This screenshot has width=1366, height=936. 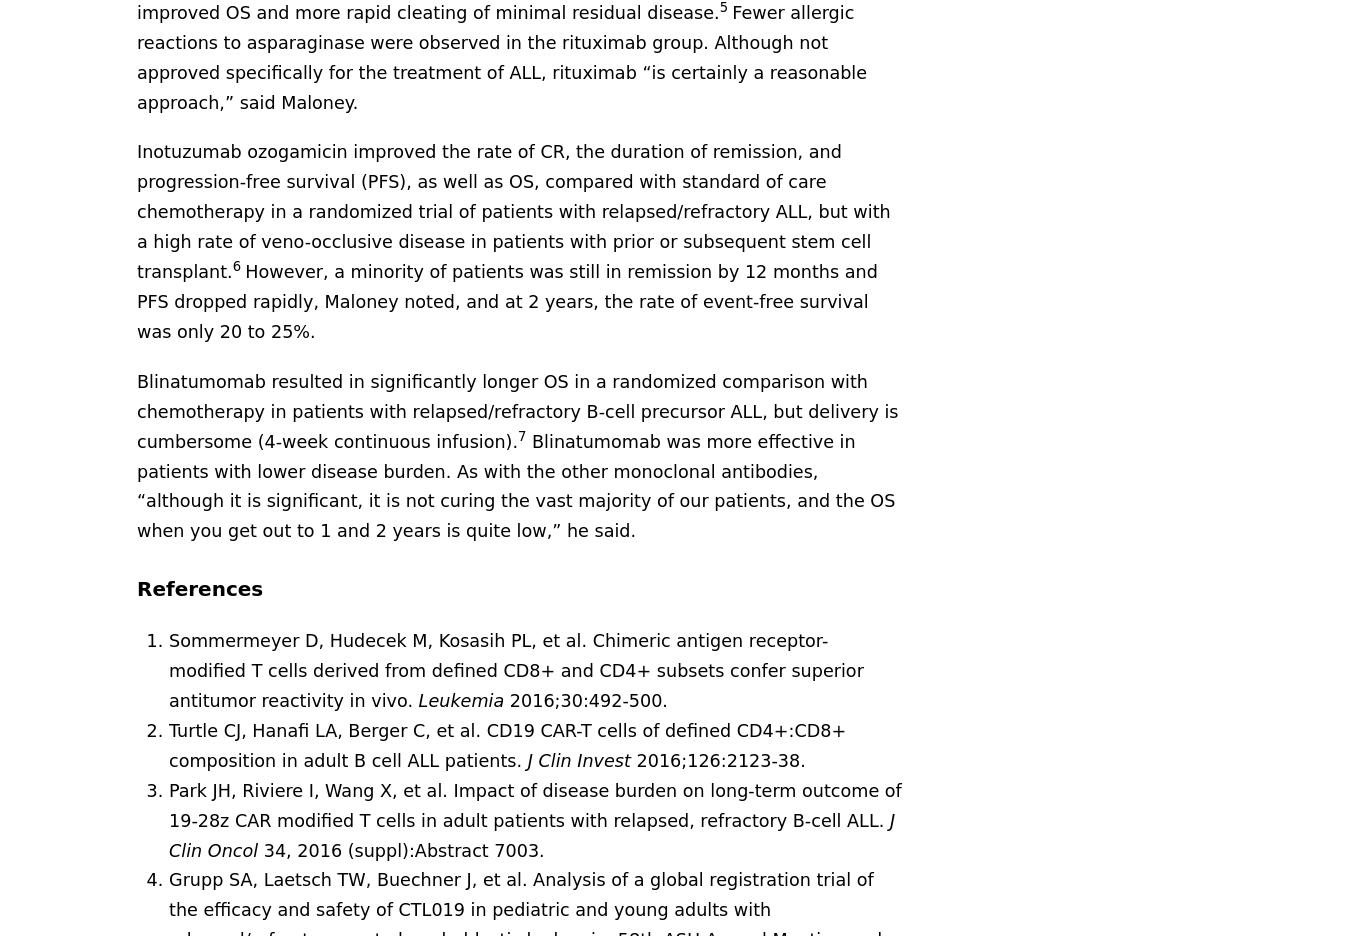 I want to click on 'However, a minority of patients was still in remission by 12 months and PFS dropped rapidly, Maloney noted, and at 2 years, the rate of event-free survival was only 20 to 25%.', so click(x=507, y=301).